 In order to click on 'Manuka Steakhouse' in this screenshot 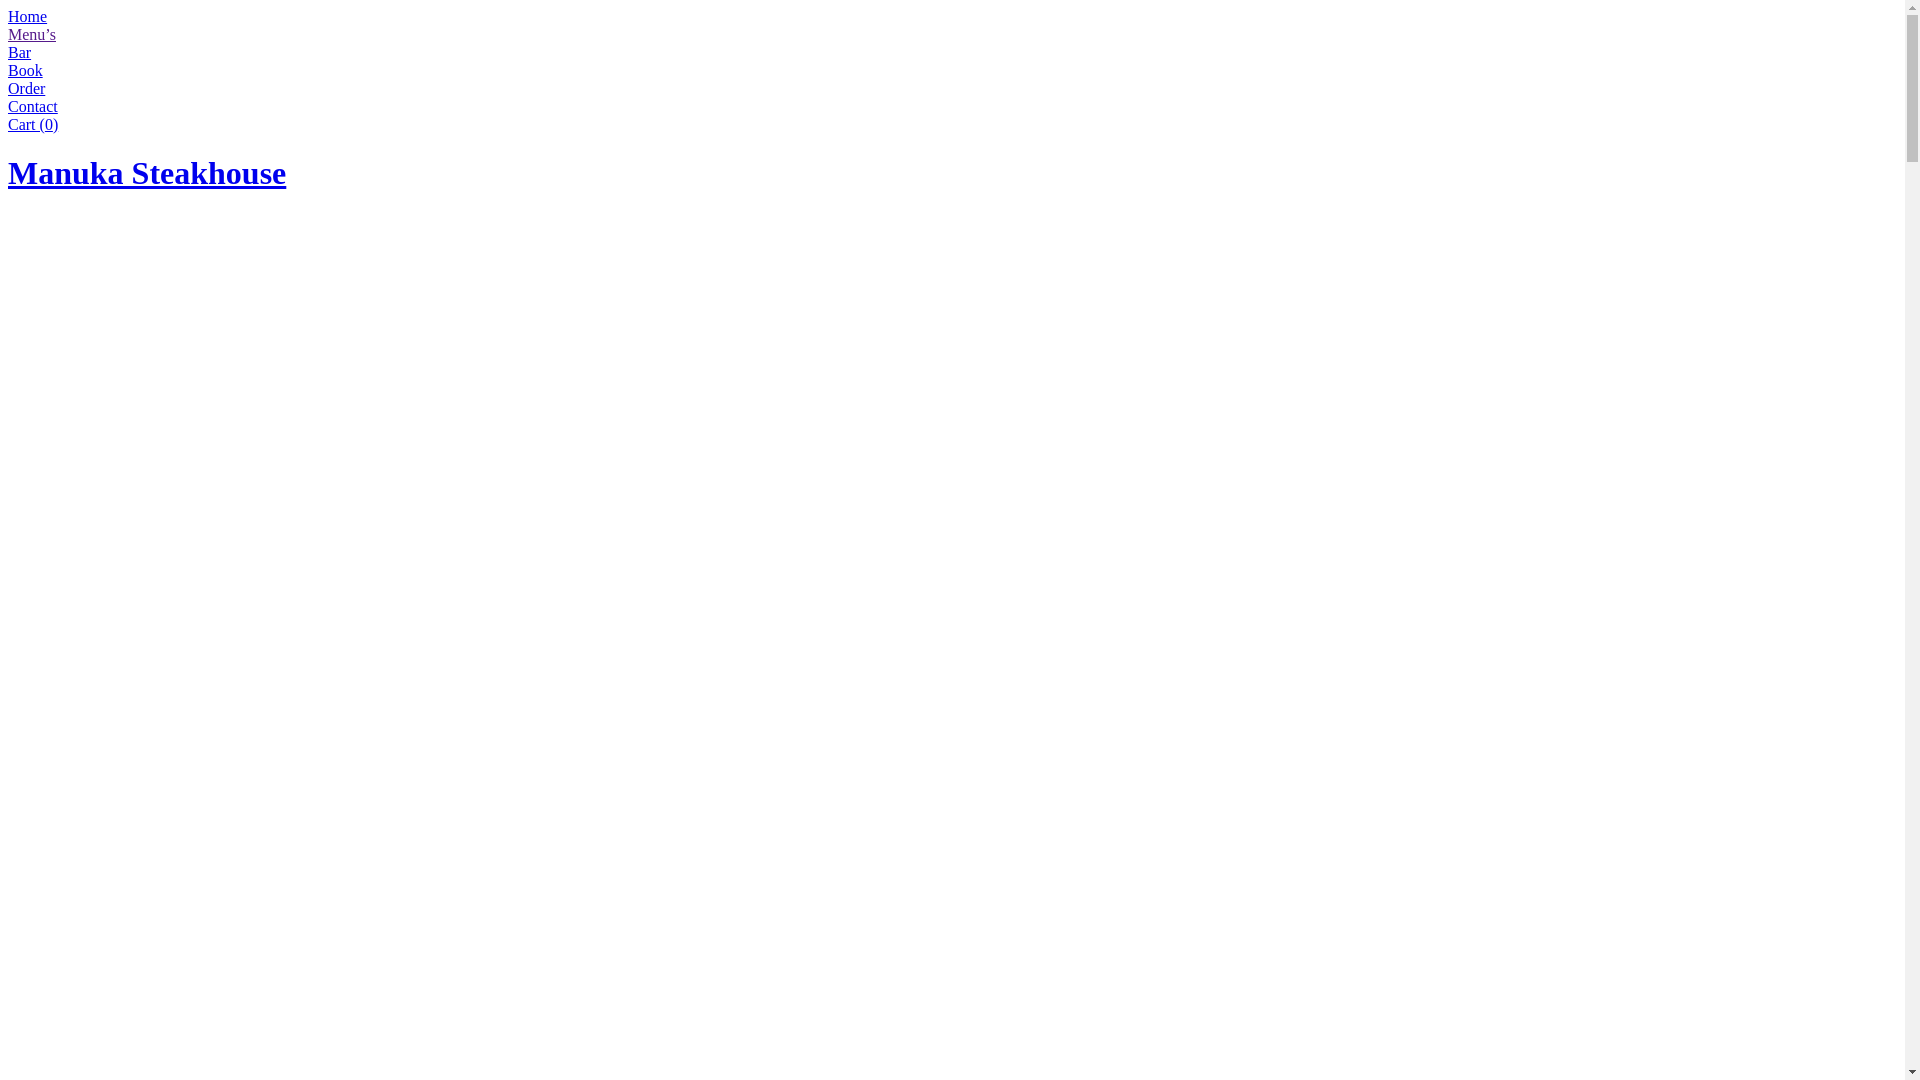, I will do `click(8, 172)`.